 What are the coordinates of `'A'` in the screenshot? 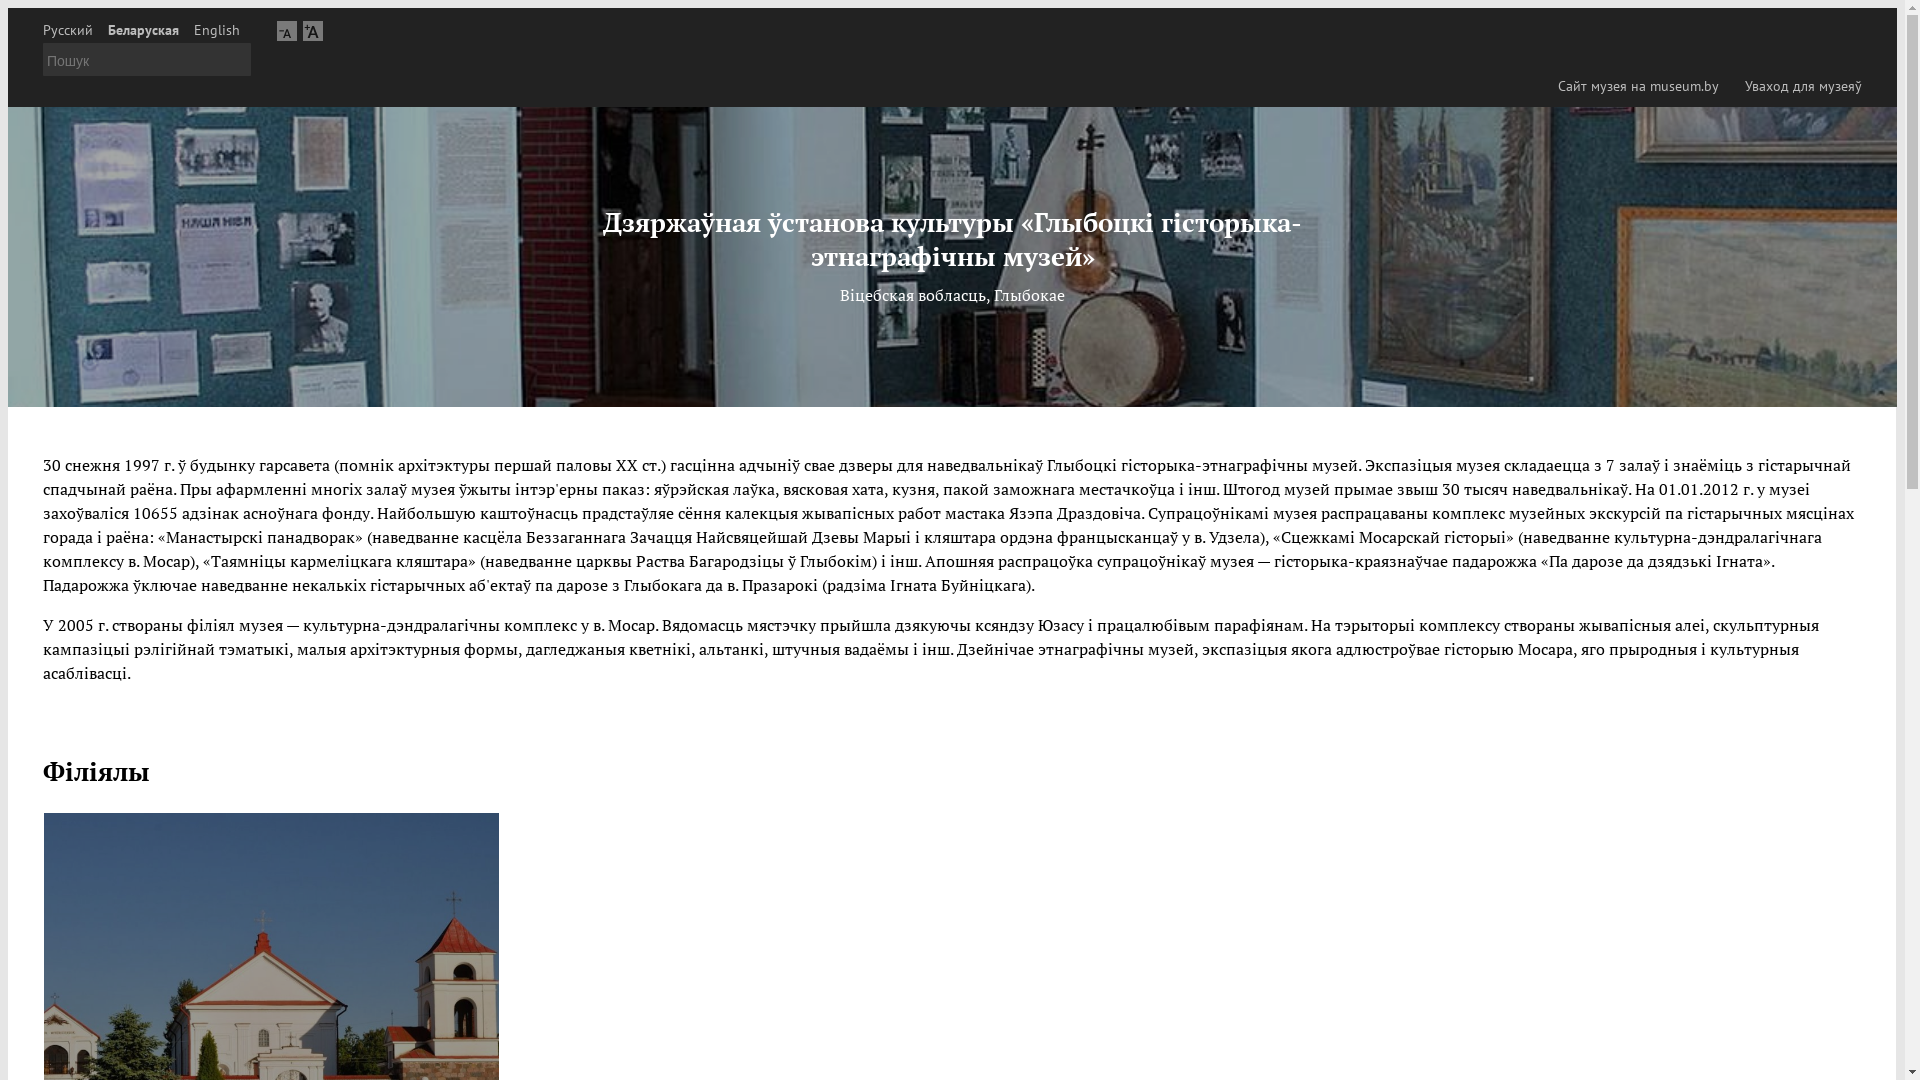 It's located at (311, 30).